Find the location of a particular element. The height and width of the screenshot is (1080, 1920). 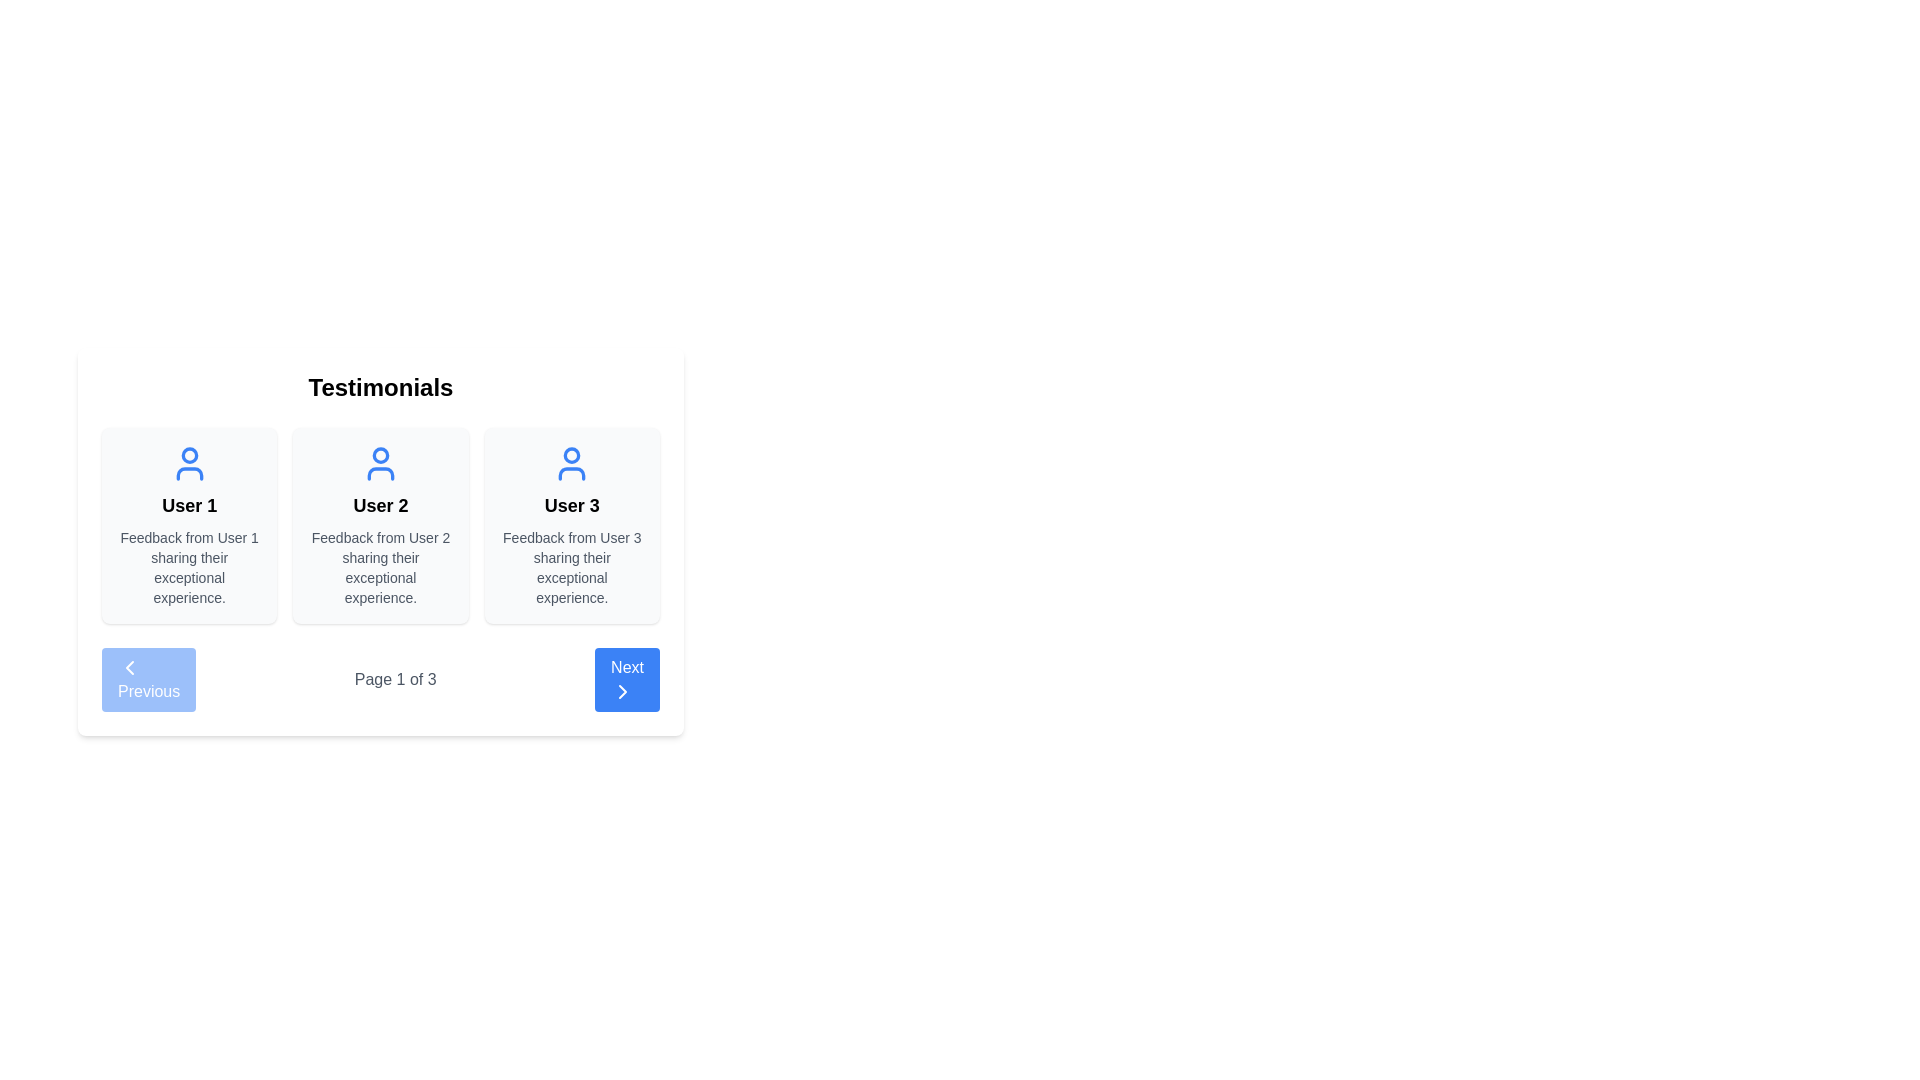

the 'Previous Page' button located in the bottom-left section of the pagination control is located at coordinates (148, 678).